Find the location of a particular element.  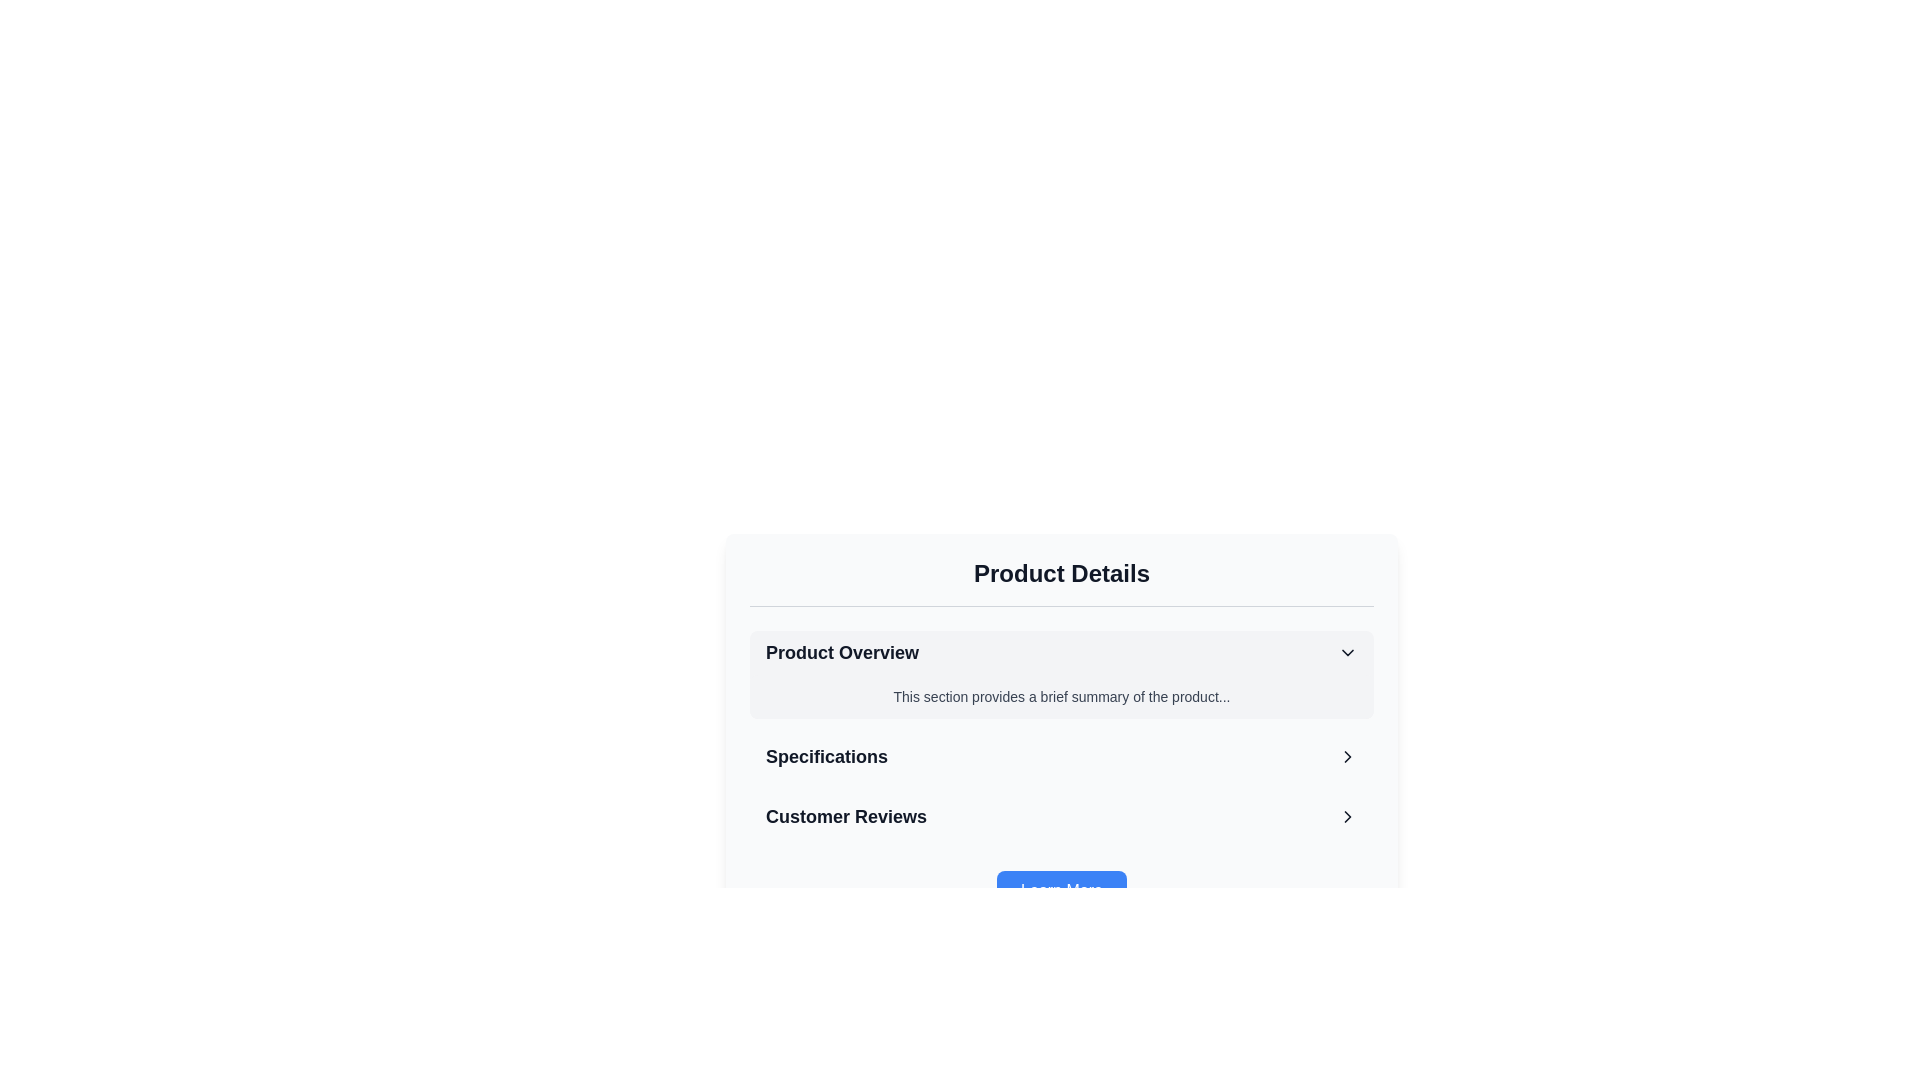

the navigational button for customer reviews, which is the third element in the 'Product Details' section is located at coordinates (1060, 817).